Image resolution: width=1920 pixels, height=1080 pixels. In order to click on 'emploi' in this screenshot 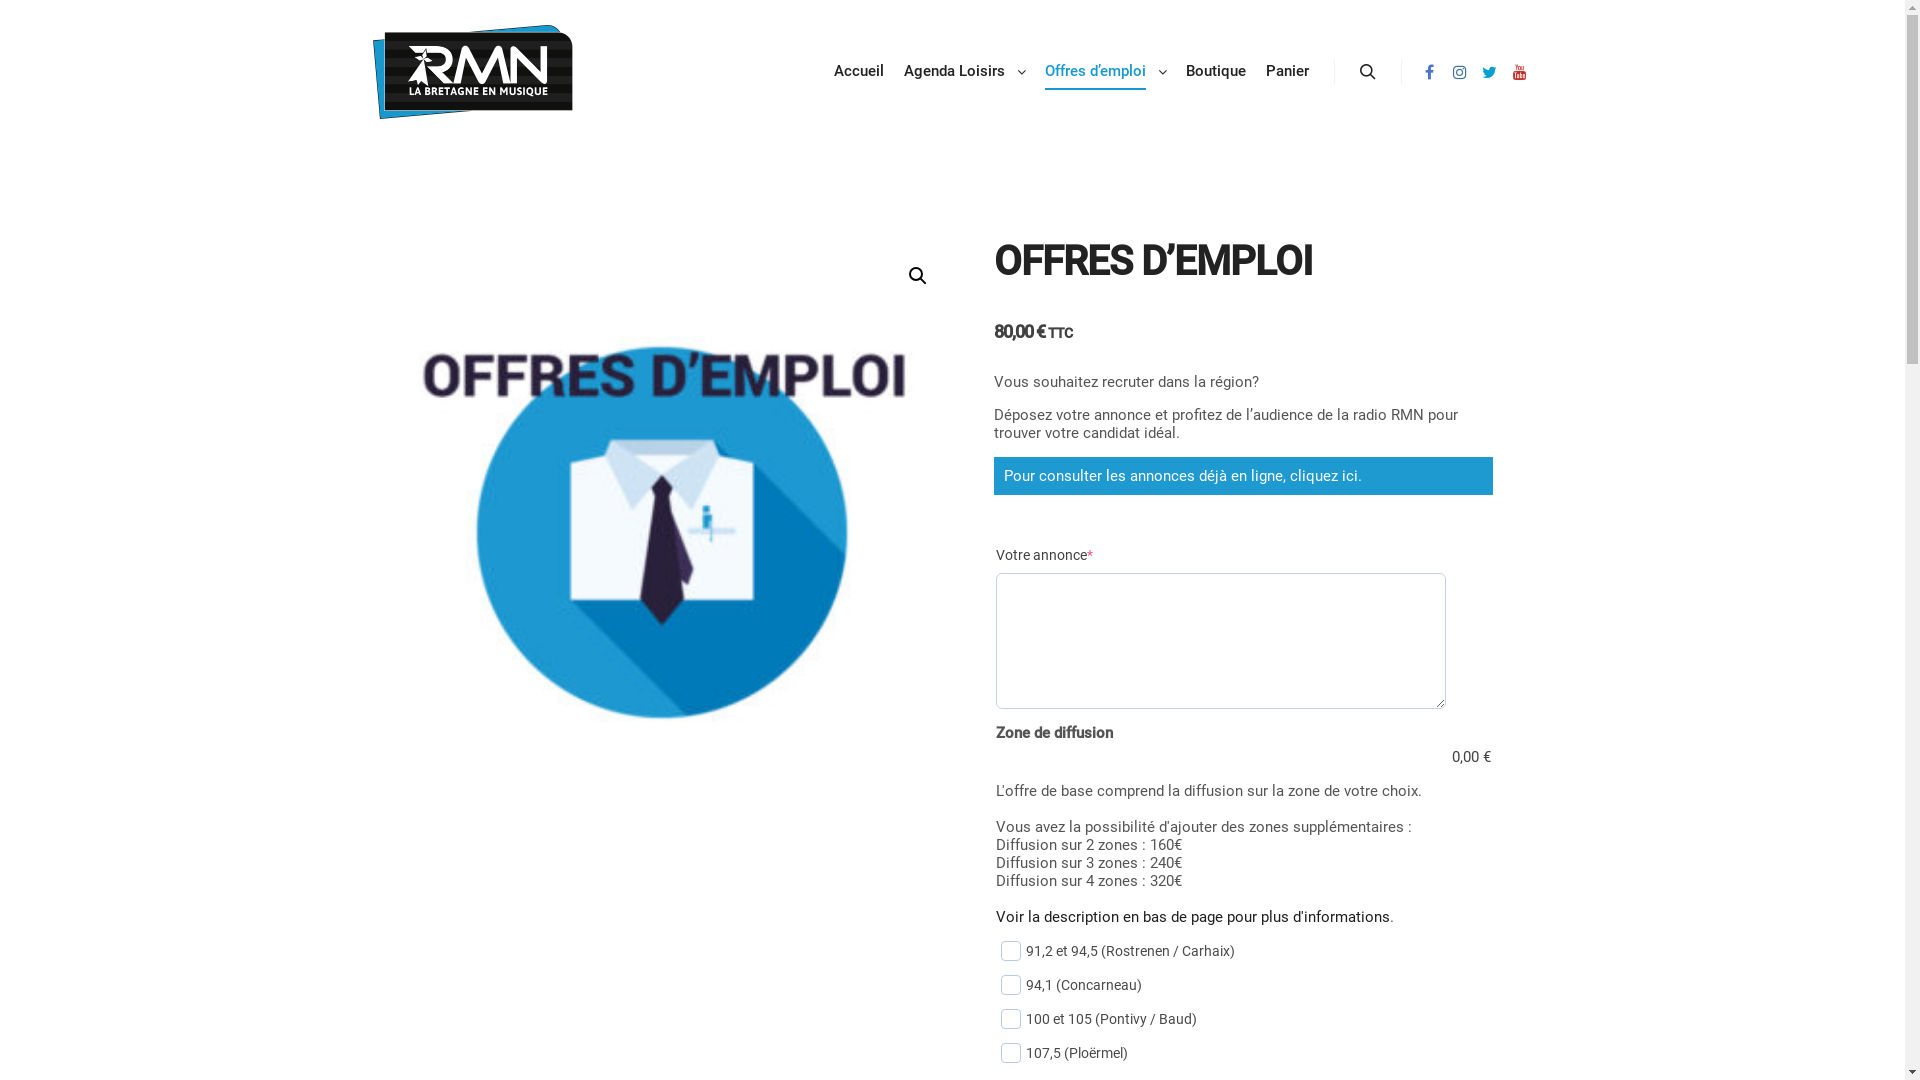, I will do `click(661, 531)`.